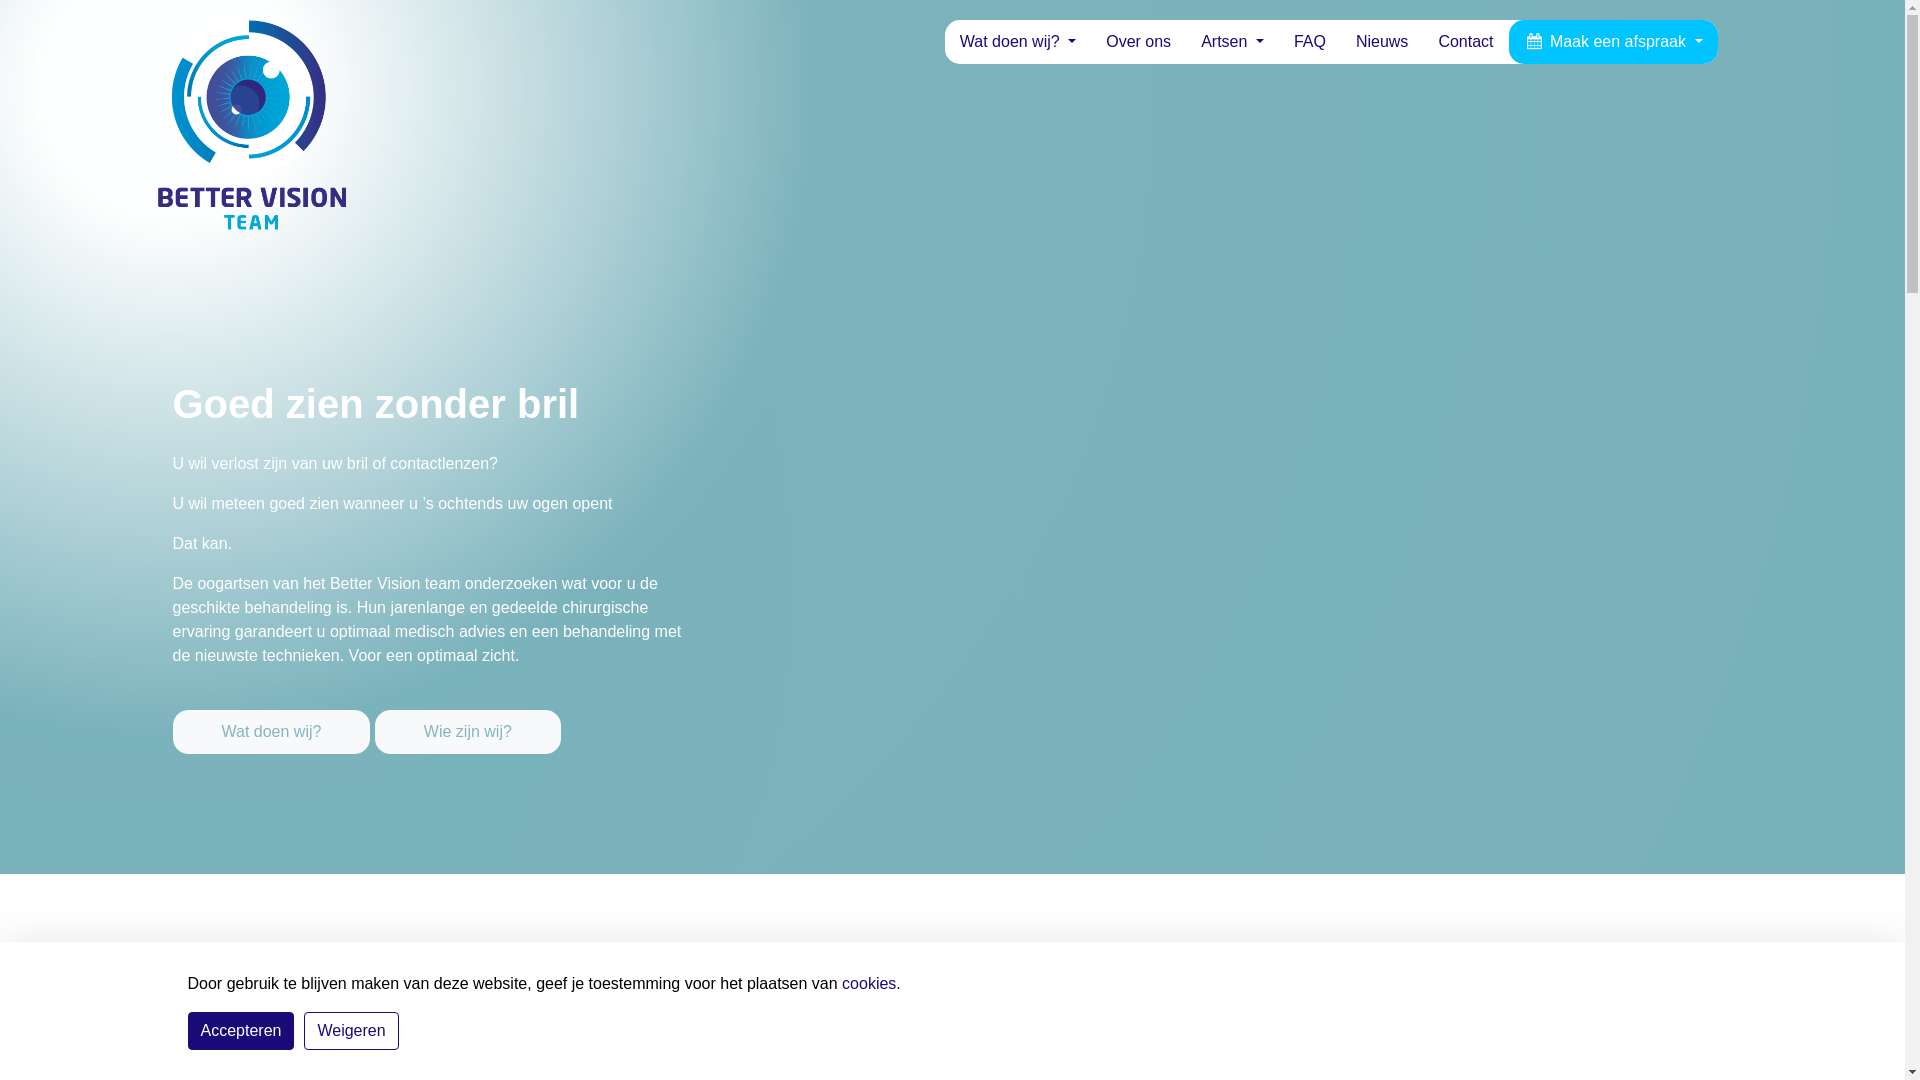  I want to click on 'FAQ', so click(1310, 42).